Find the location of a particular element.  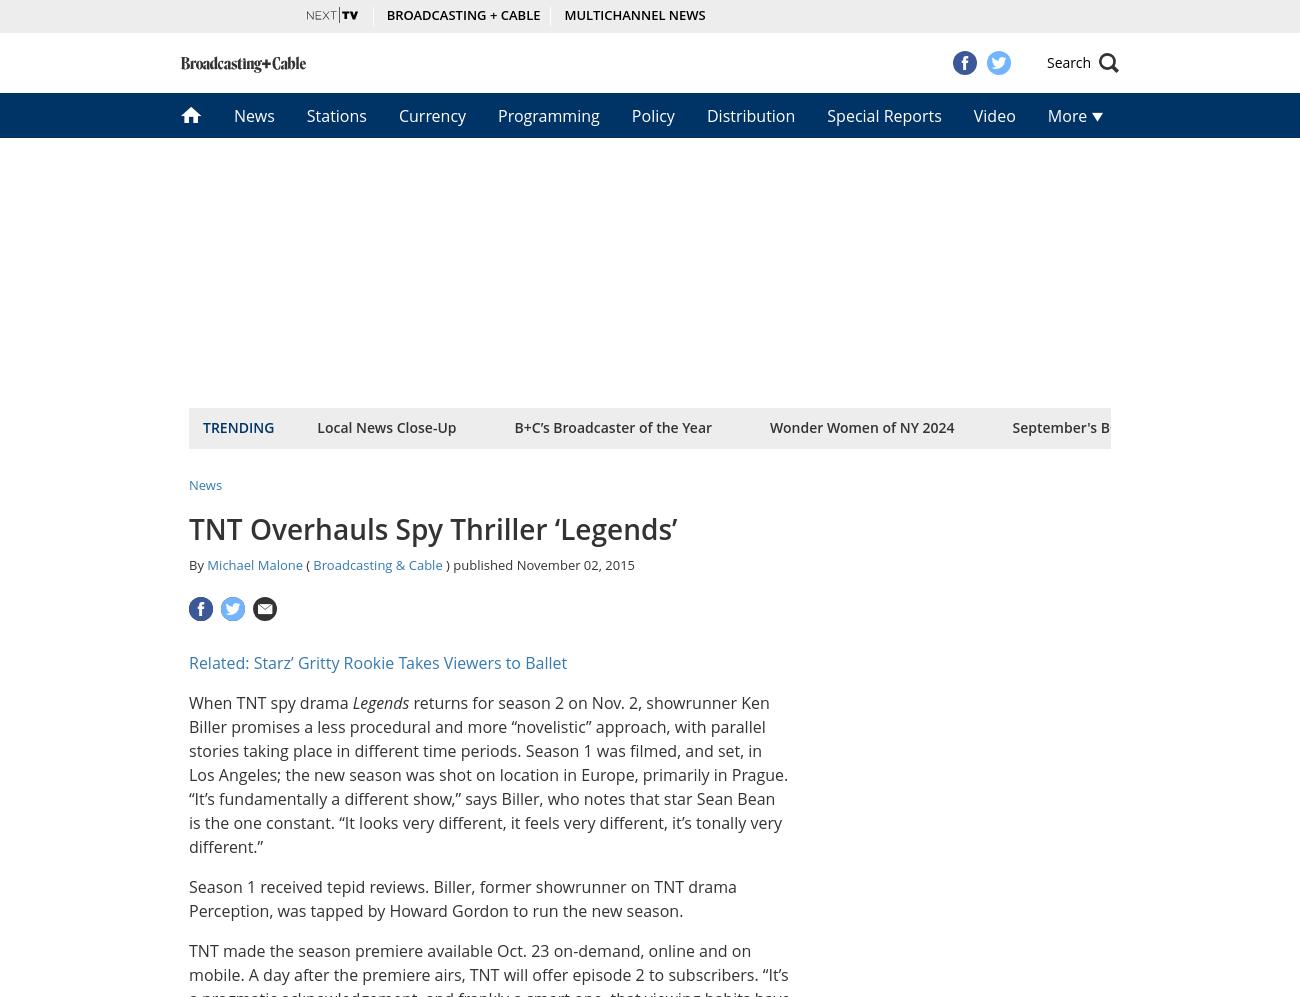

'(' is located at coordinates (309, 564).